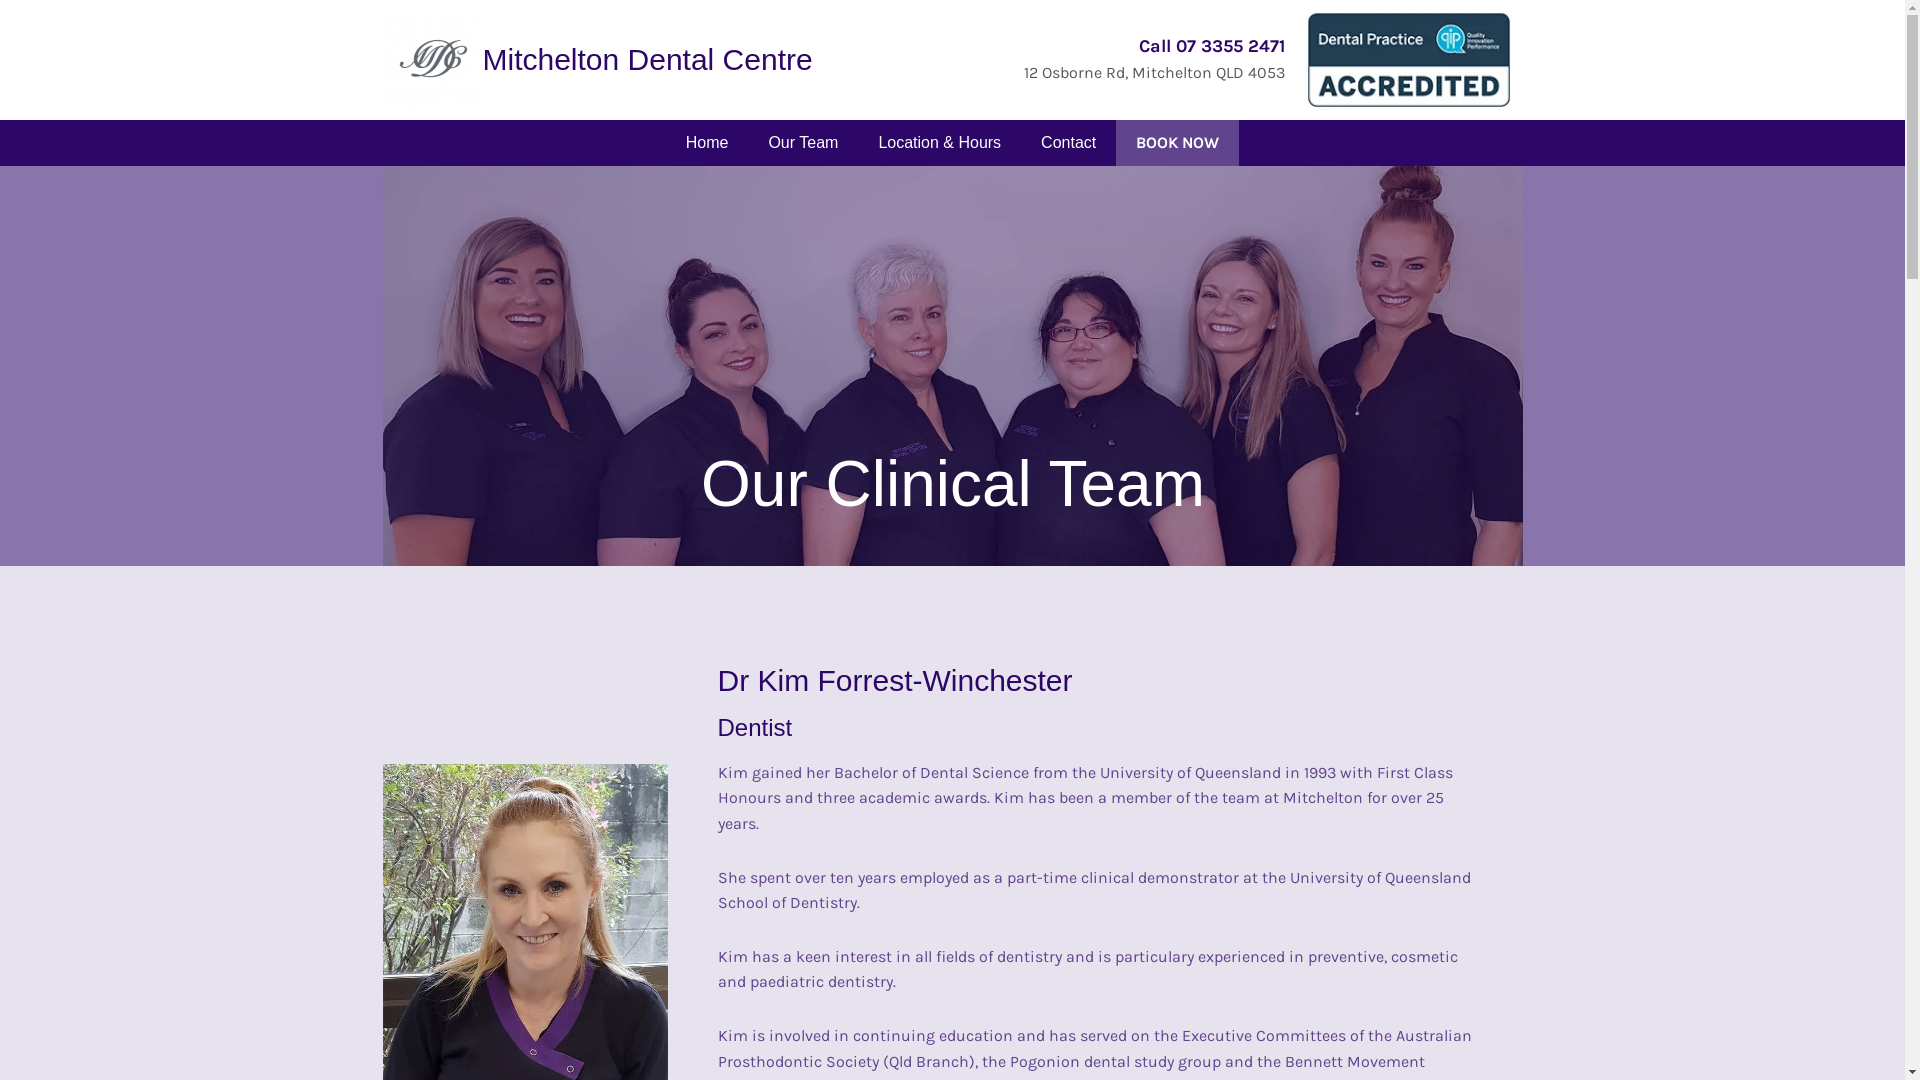 Image resolution: width=1920 pixels, height=1080 pixels. What do you see at coordinates (1115, 141) in the screenshot?
I see `'BOOK NOW'` at bounding box center [1115, 141].